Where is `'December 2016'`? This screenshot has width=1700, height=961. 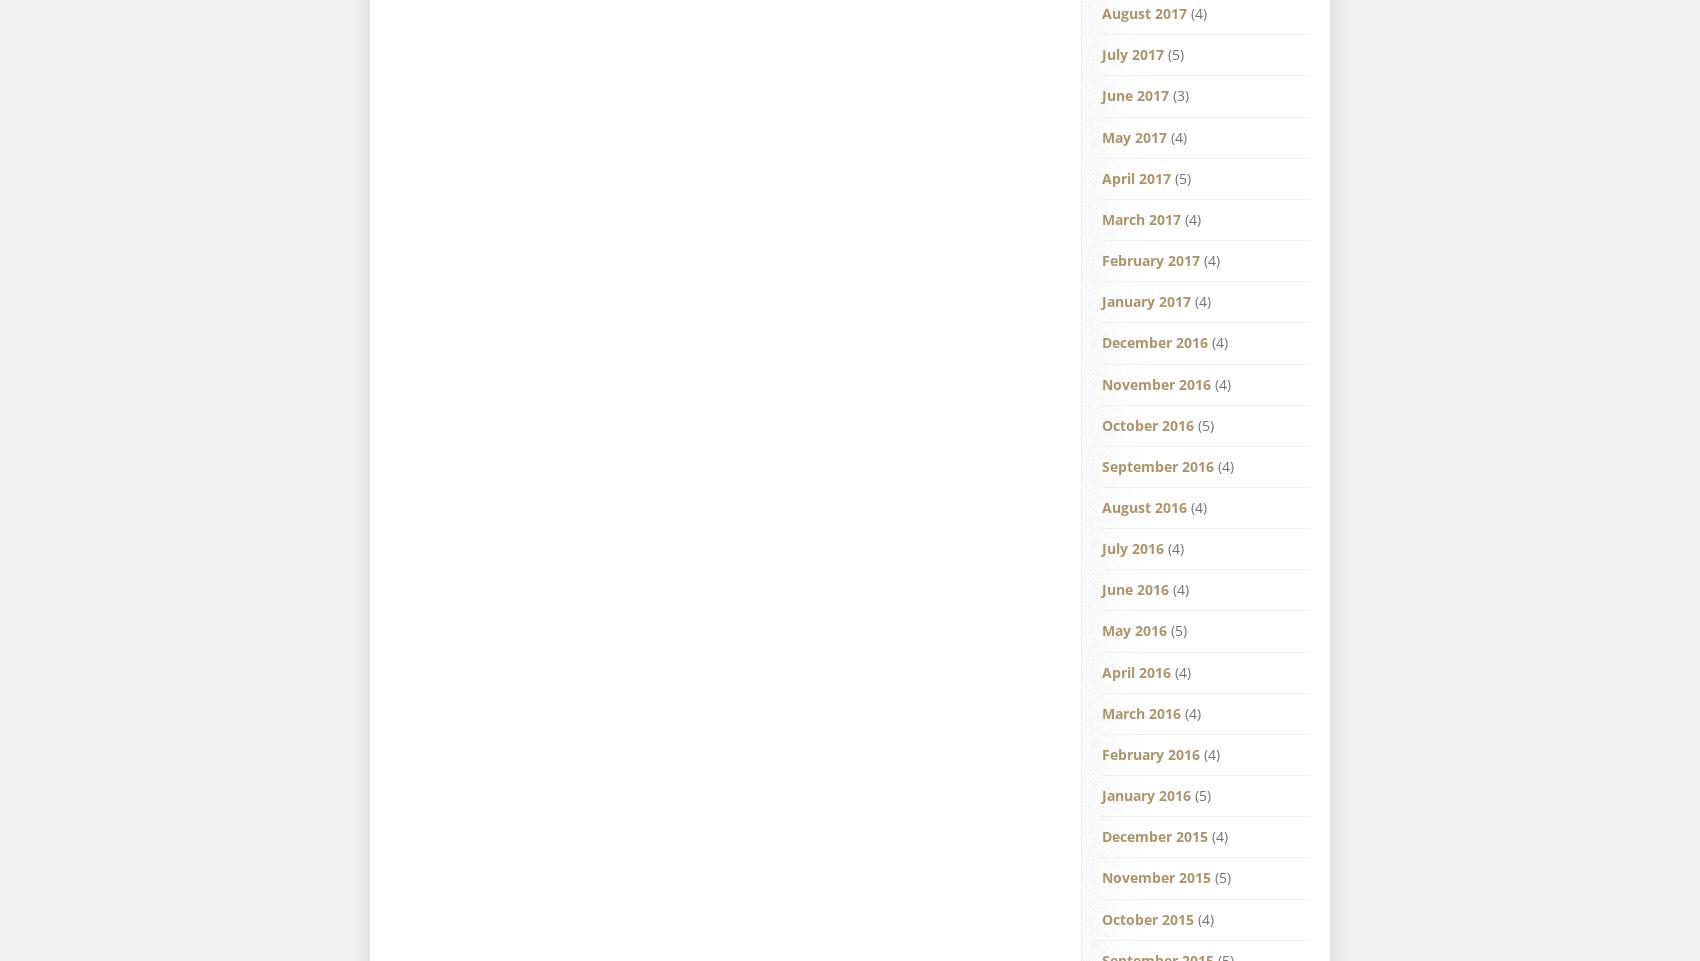 'December 2016' is located at coordinates (1154, 341).